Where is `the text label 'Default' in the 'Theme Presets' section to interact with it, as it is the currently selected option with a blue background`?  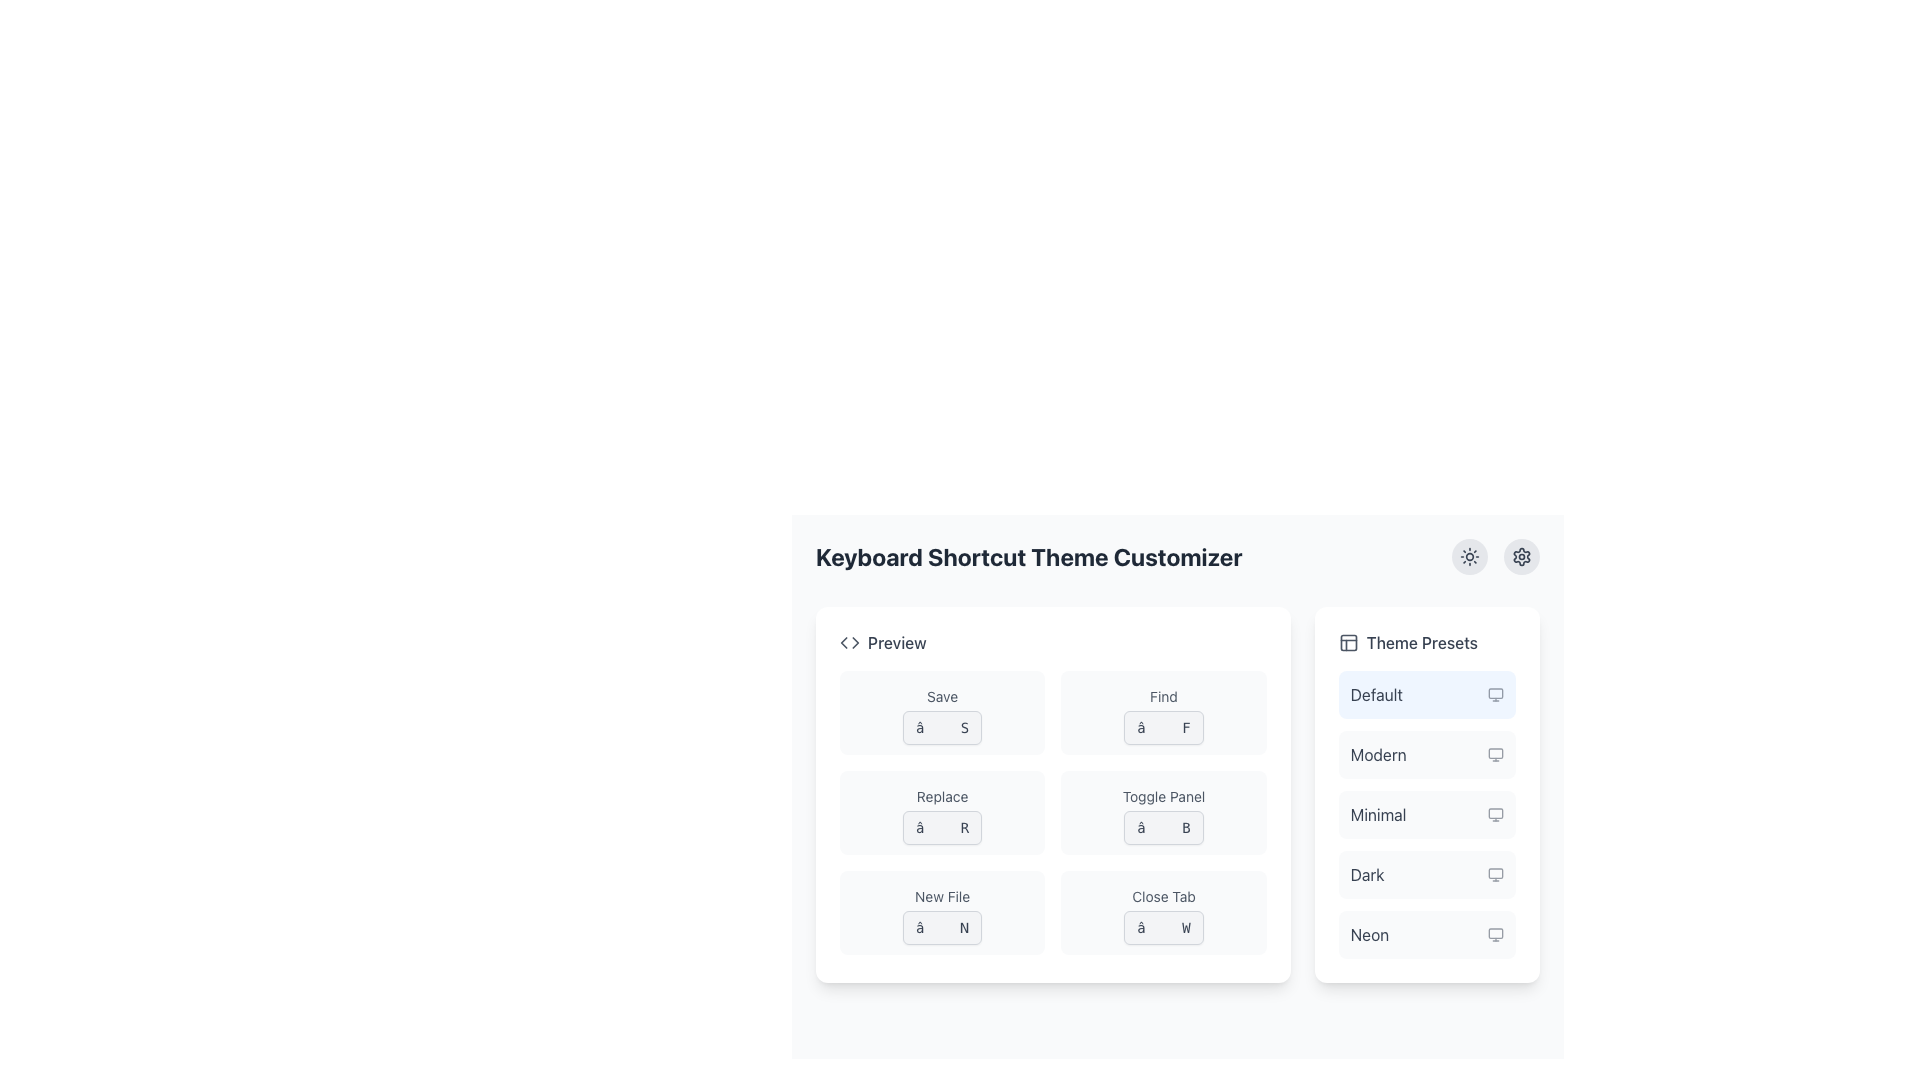
the text label 'Default' in the 'Theme Presets' section to interact with it, as it is the currently selected option with a blue background is located at coordinates (1375, 693).